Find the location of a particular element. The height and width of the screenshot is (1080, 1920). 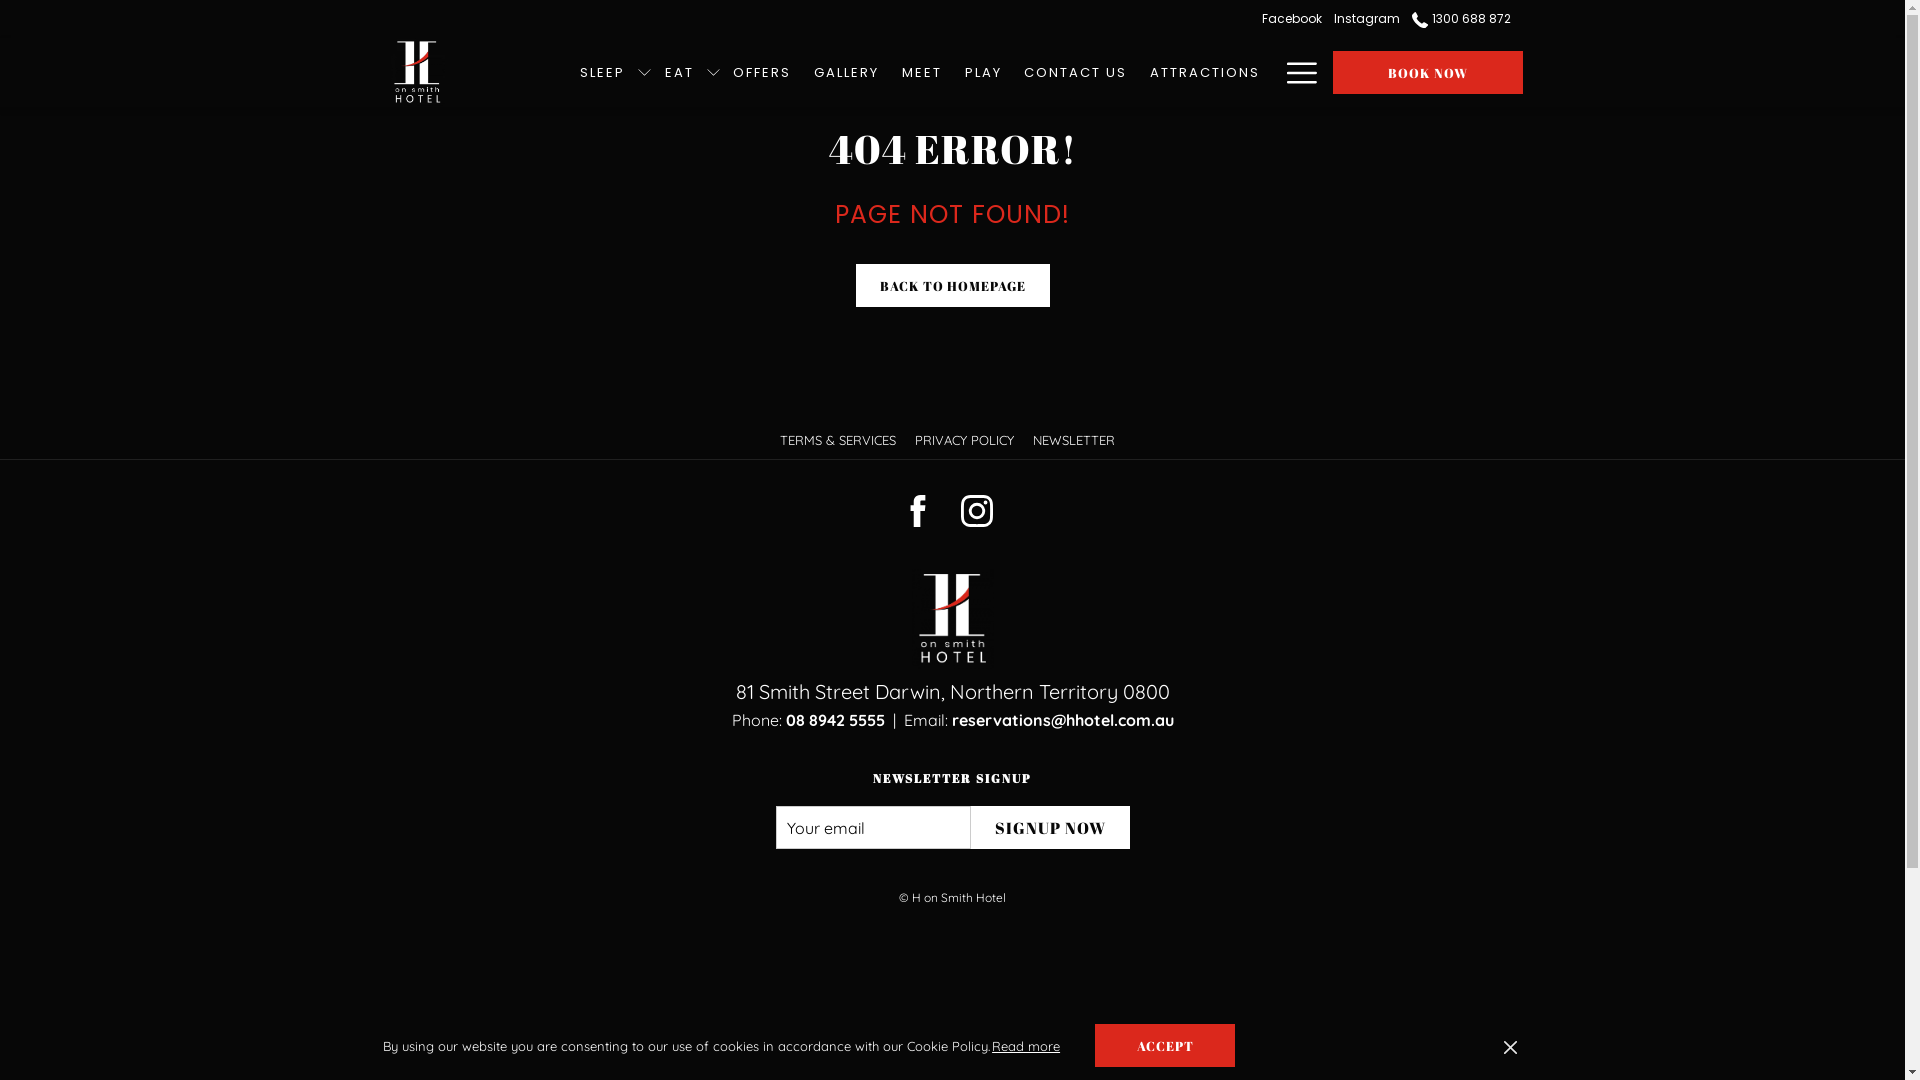

'PLAY' is located at coordinates (990, 71).